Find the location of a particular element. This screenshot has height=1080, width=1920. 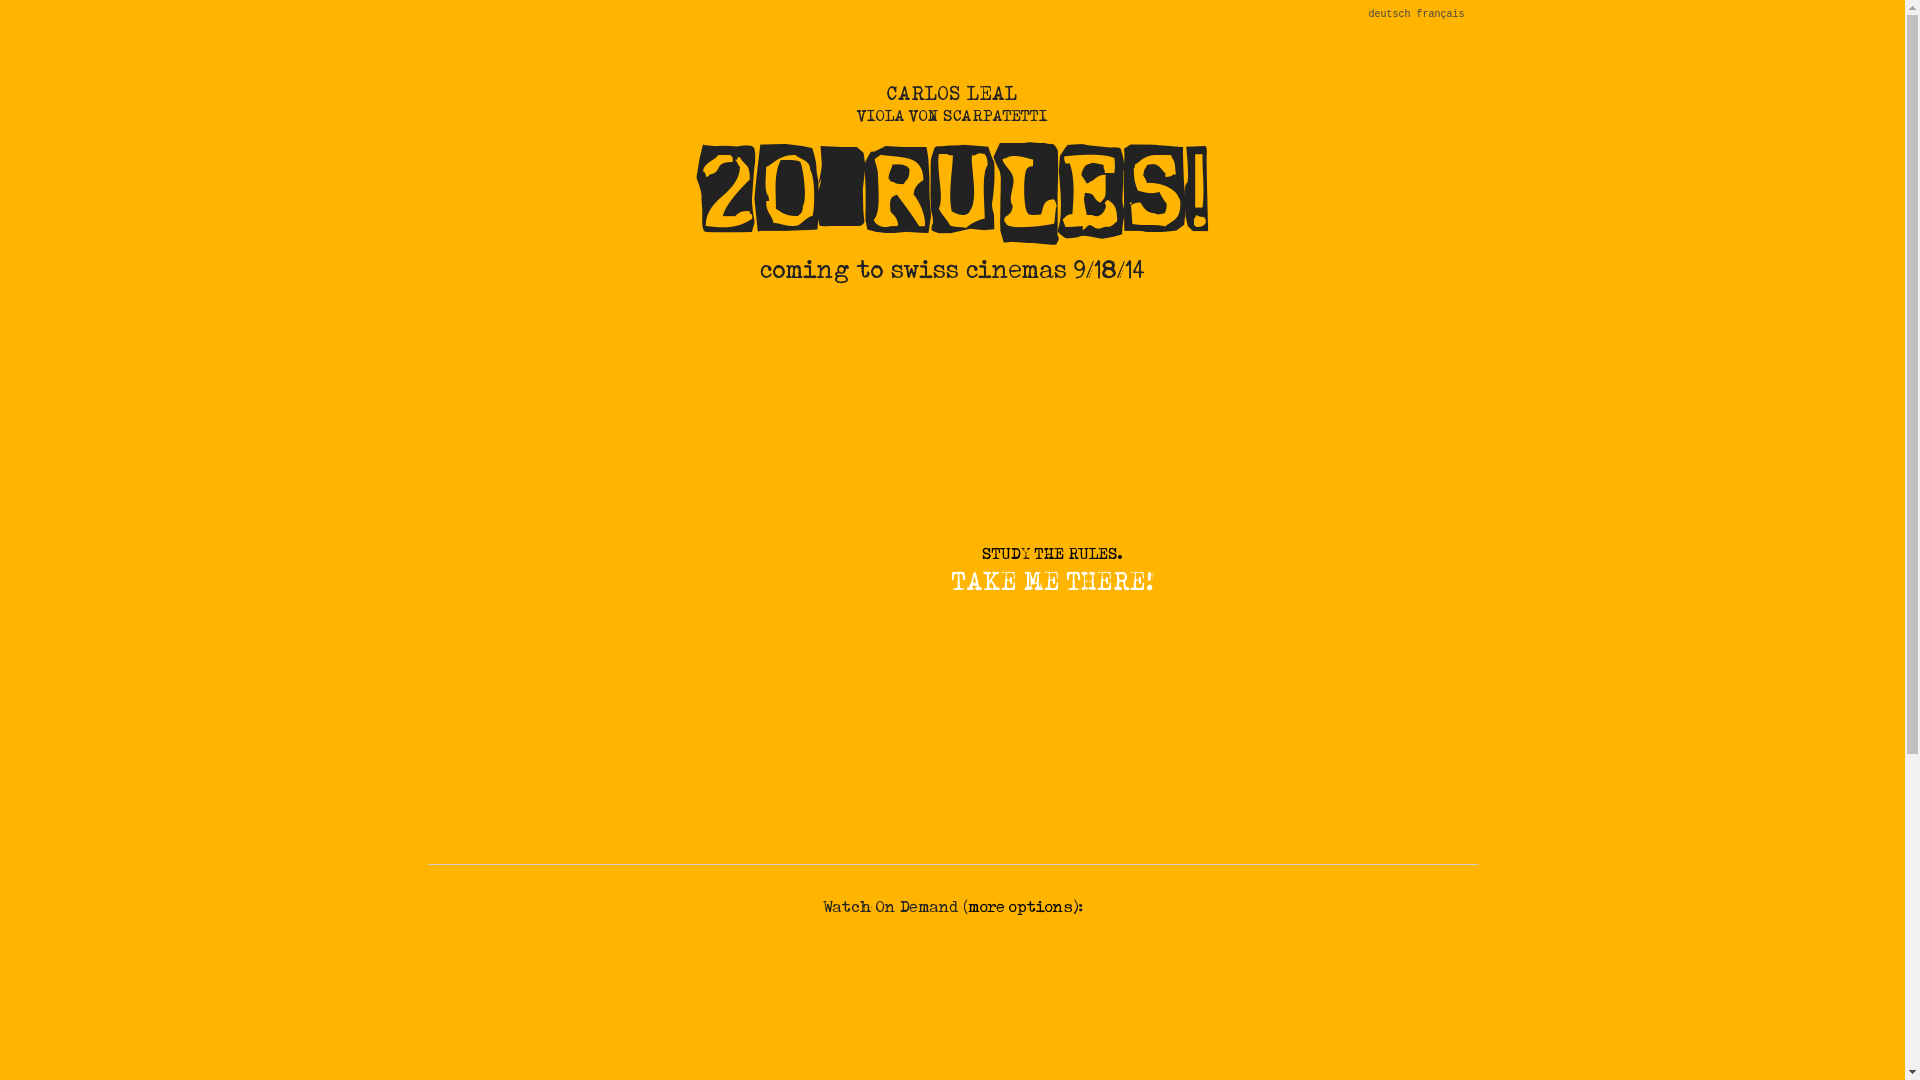

'STUDY THE RULES.' is located at coordinates (1050, 554).